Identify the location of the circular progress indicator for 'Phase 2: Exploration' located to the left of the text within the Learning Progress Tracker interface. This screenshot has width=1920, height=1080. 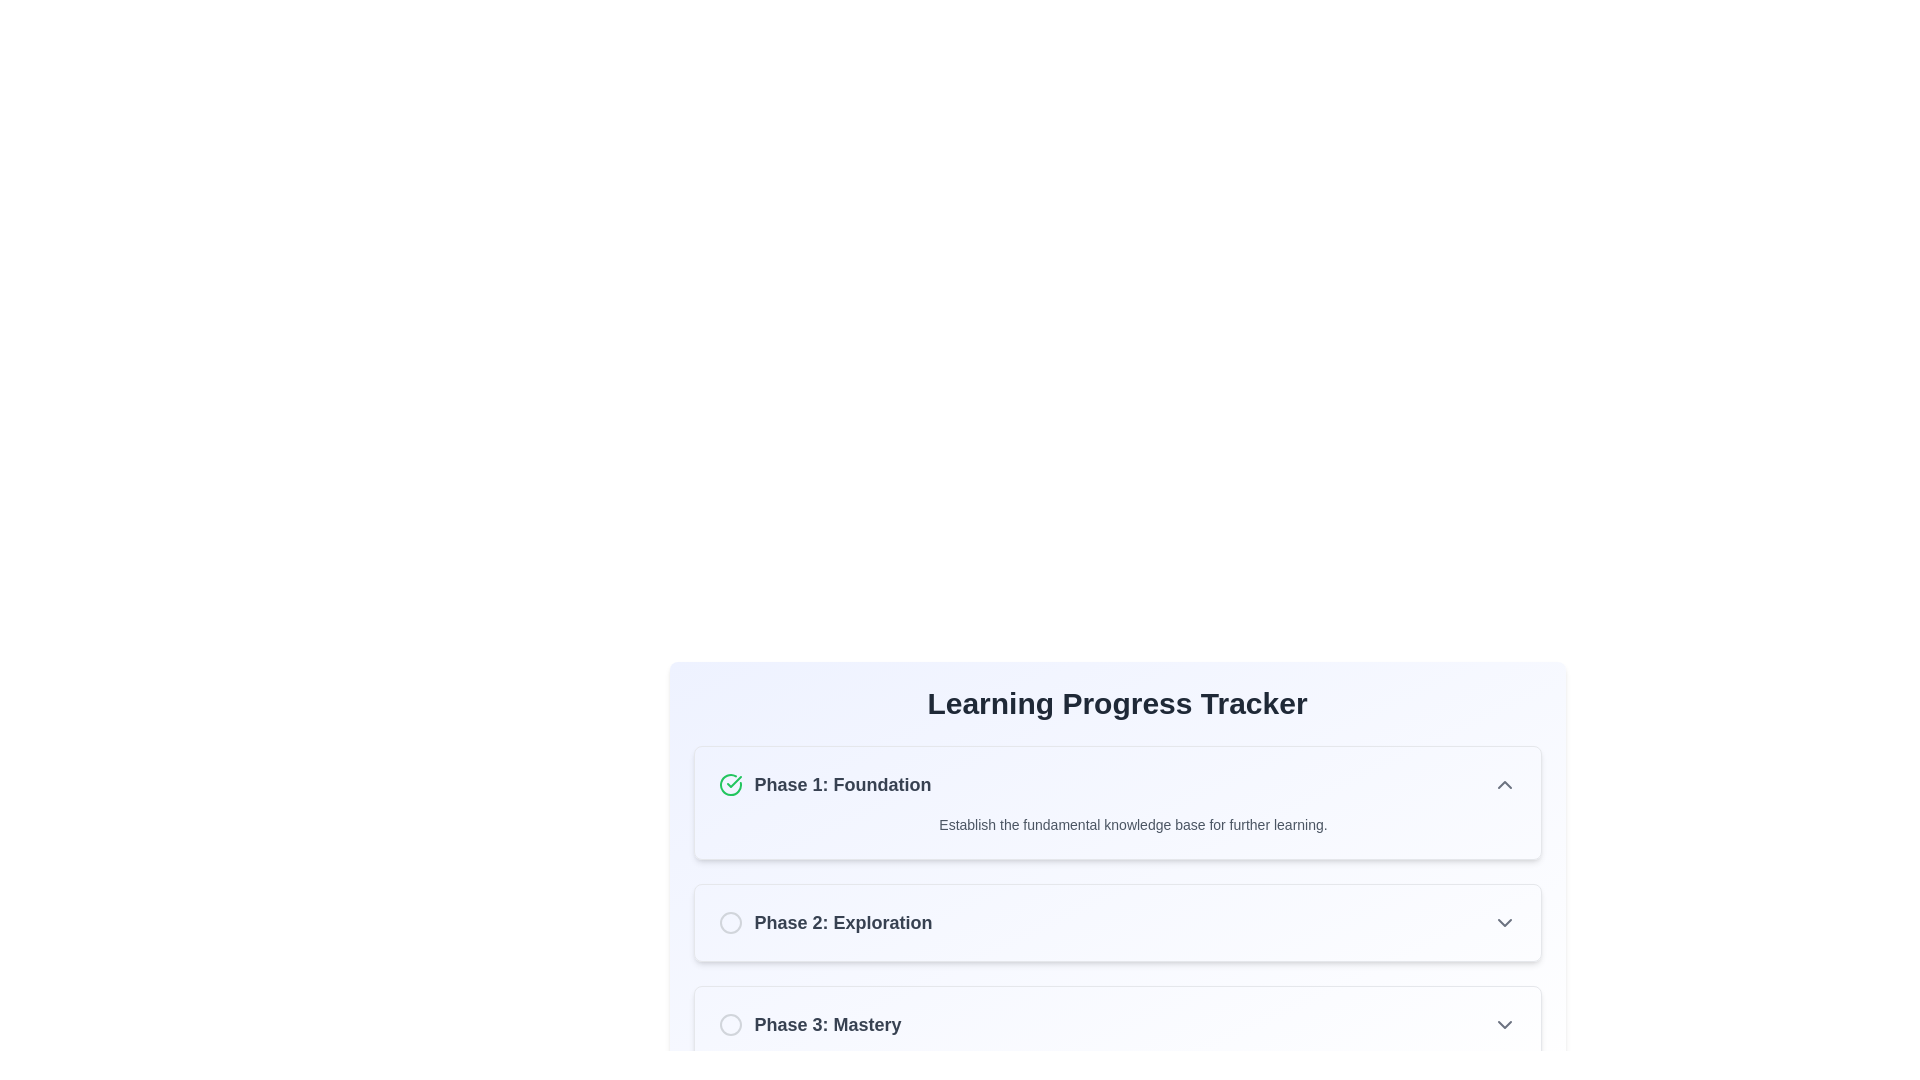
(729, 922).